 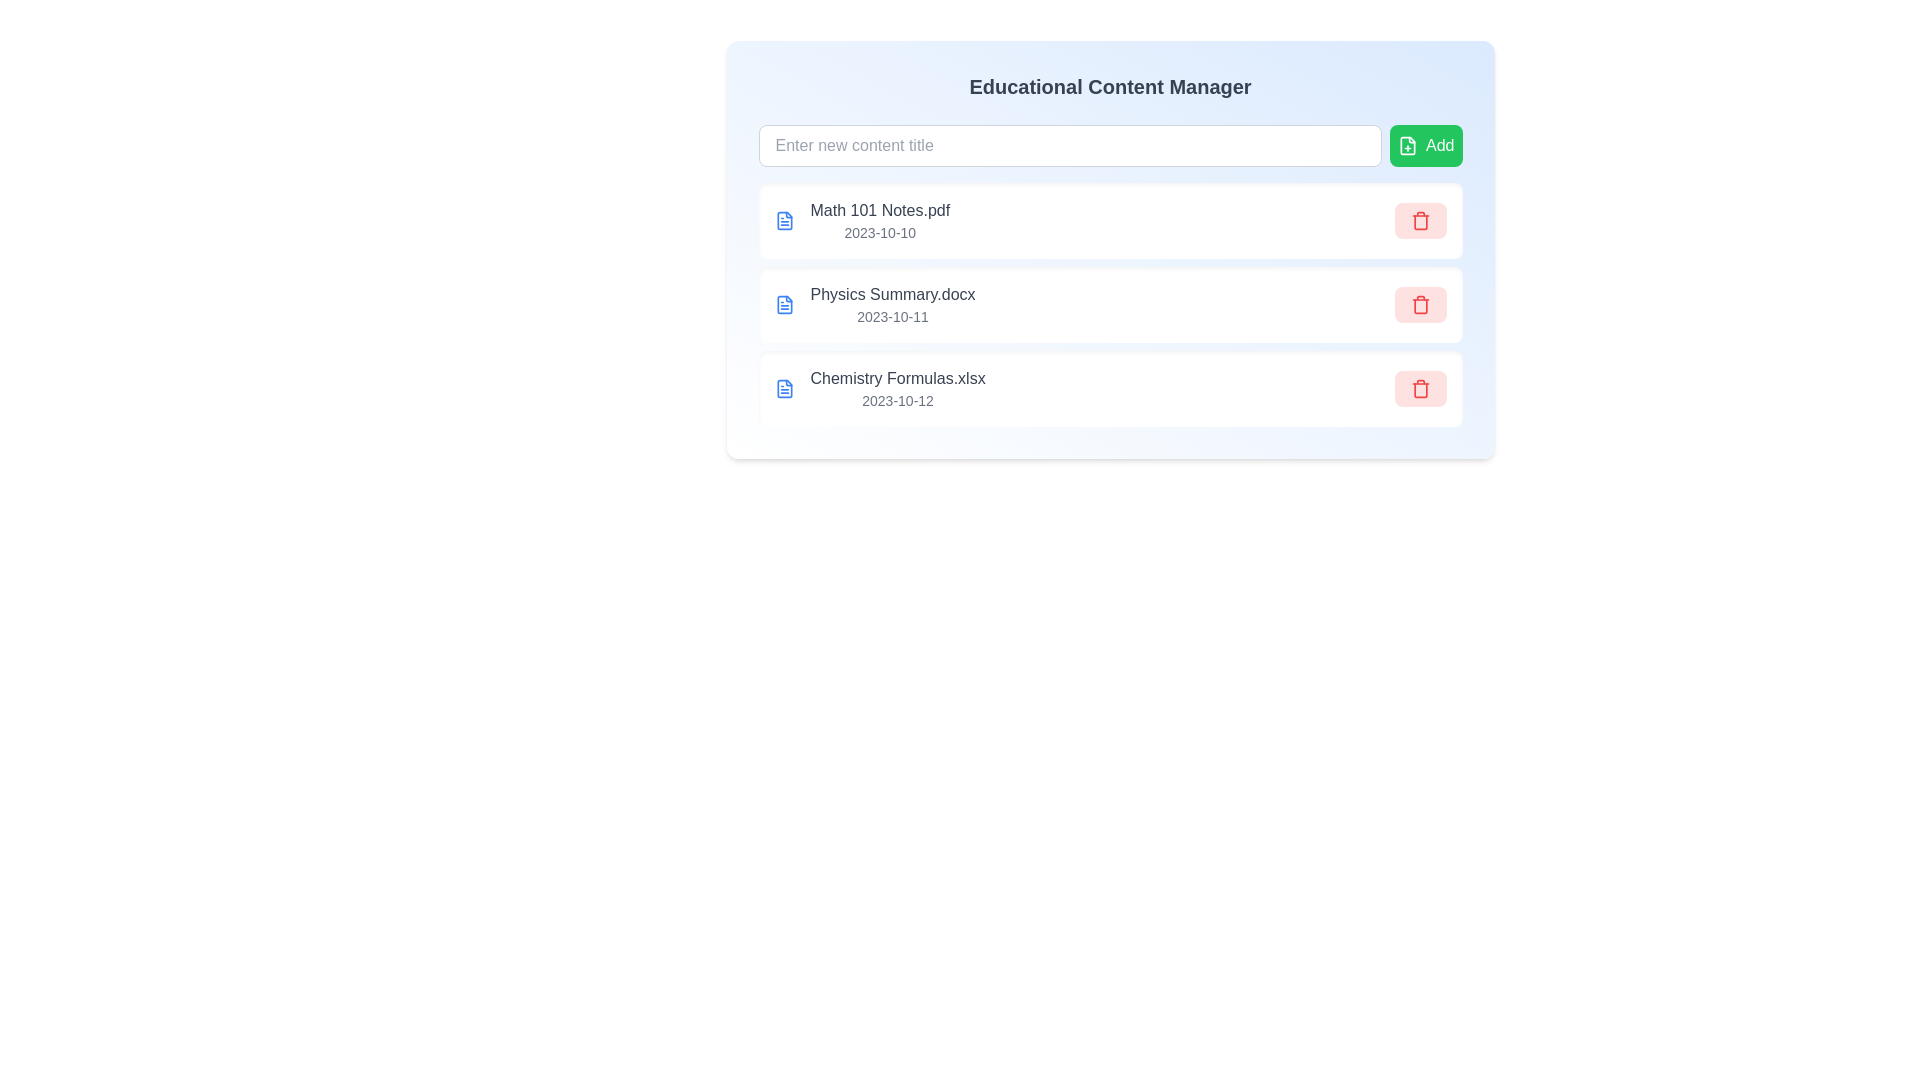 What do you see at coordinates (1419, 389) in the screenshot?
I see `the delete button located at the far right of the third row, which is associated with the file 'Chemistry Formulas.xlsx'` at bounding box center [1419, 389].